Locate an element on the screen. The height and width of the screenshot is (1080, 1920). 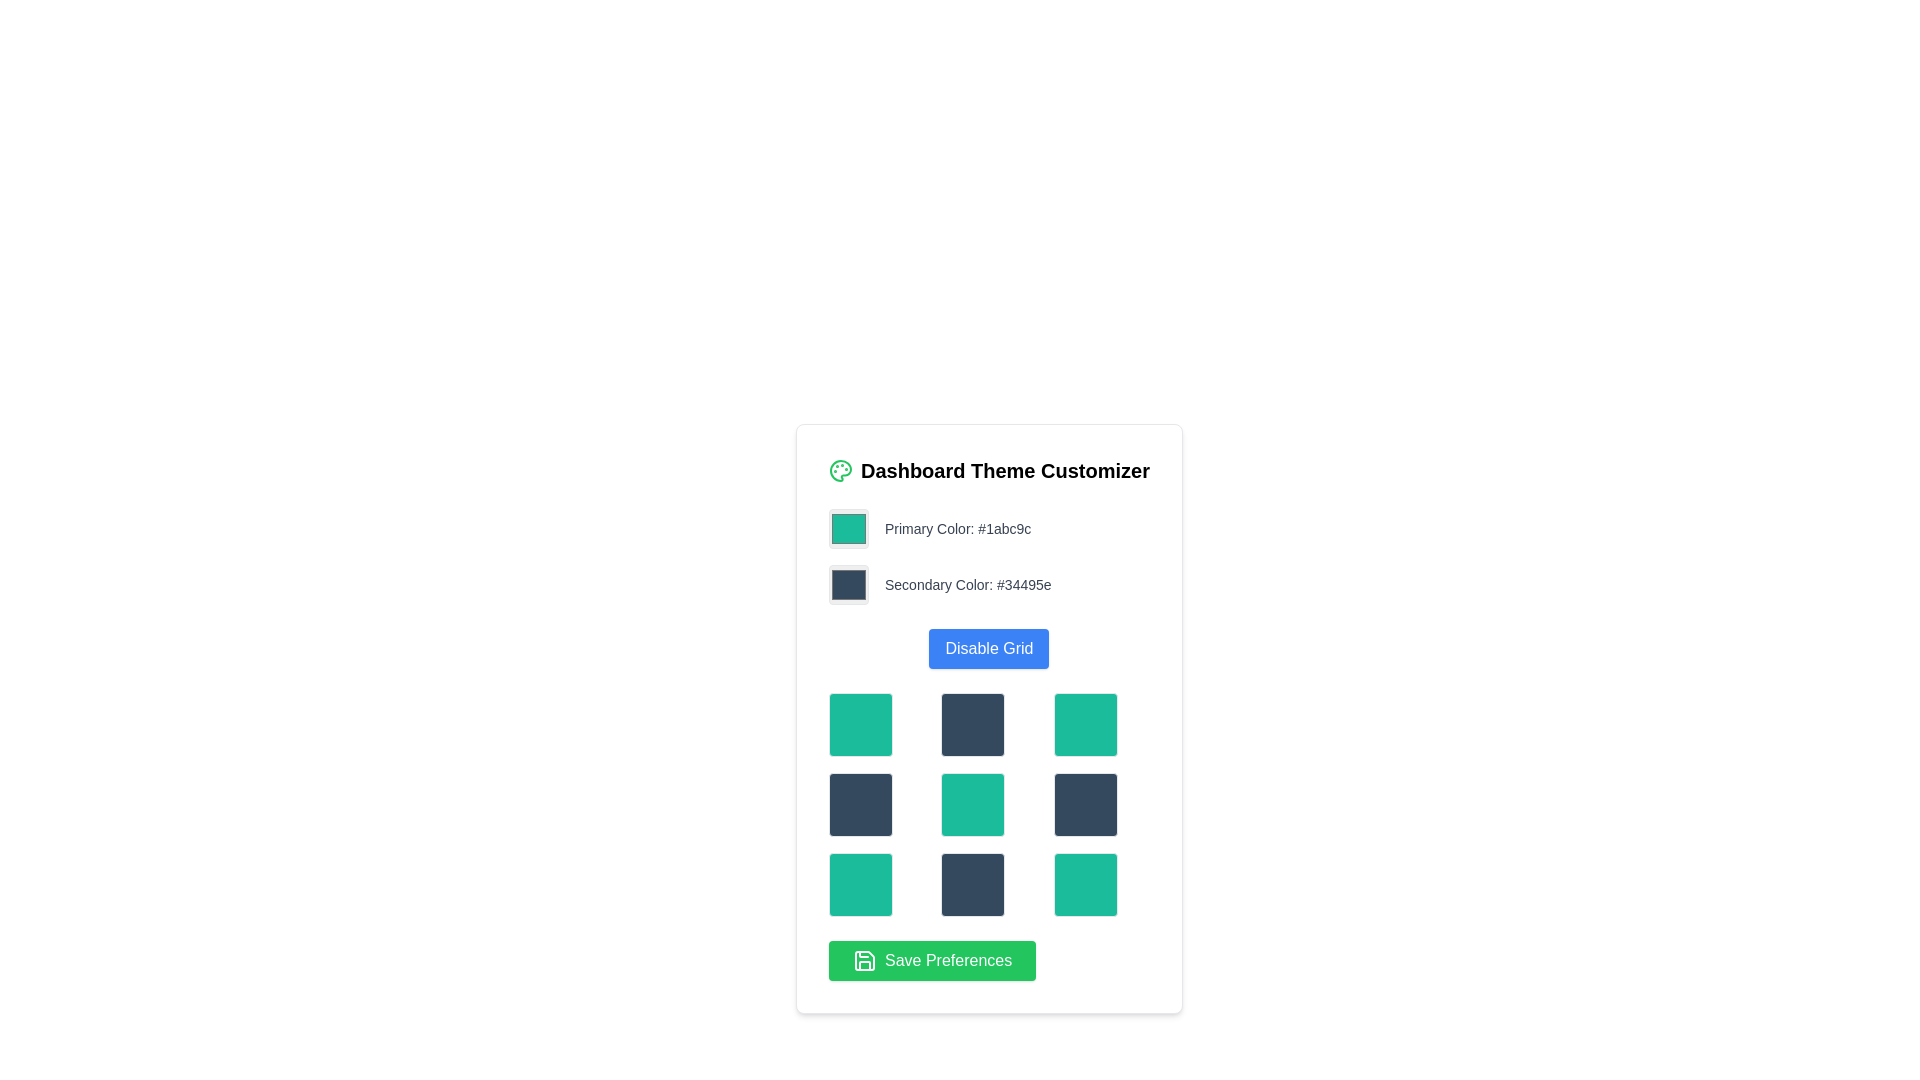
the selectable grid cell located in the middle row and middle column of a 3x3 grid layout is located at coordinates (973, 725).